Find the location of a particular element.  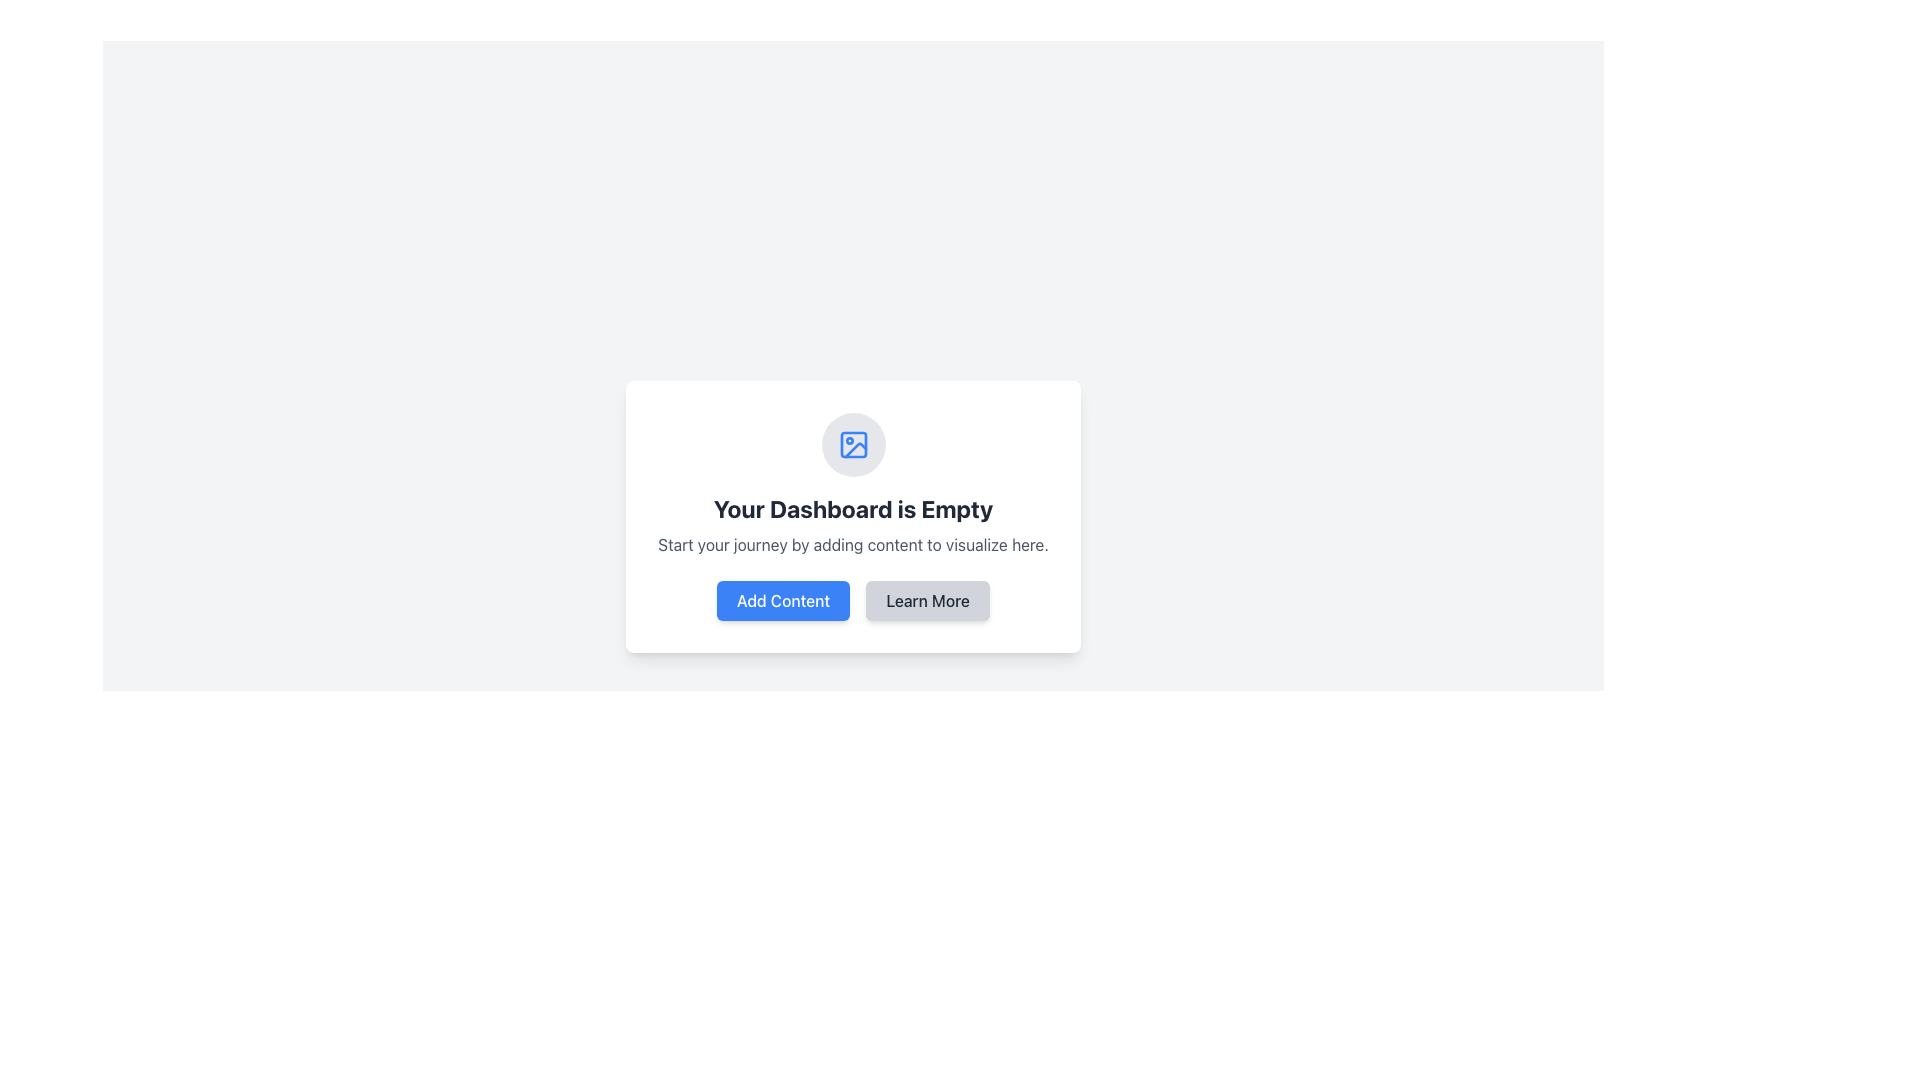

the rectangular button with rounded corners, styled in vibrant blue with white text that reads 'Add Content', to observe visual feedback is located at coordinates (782, 600).